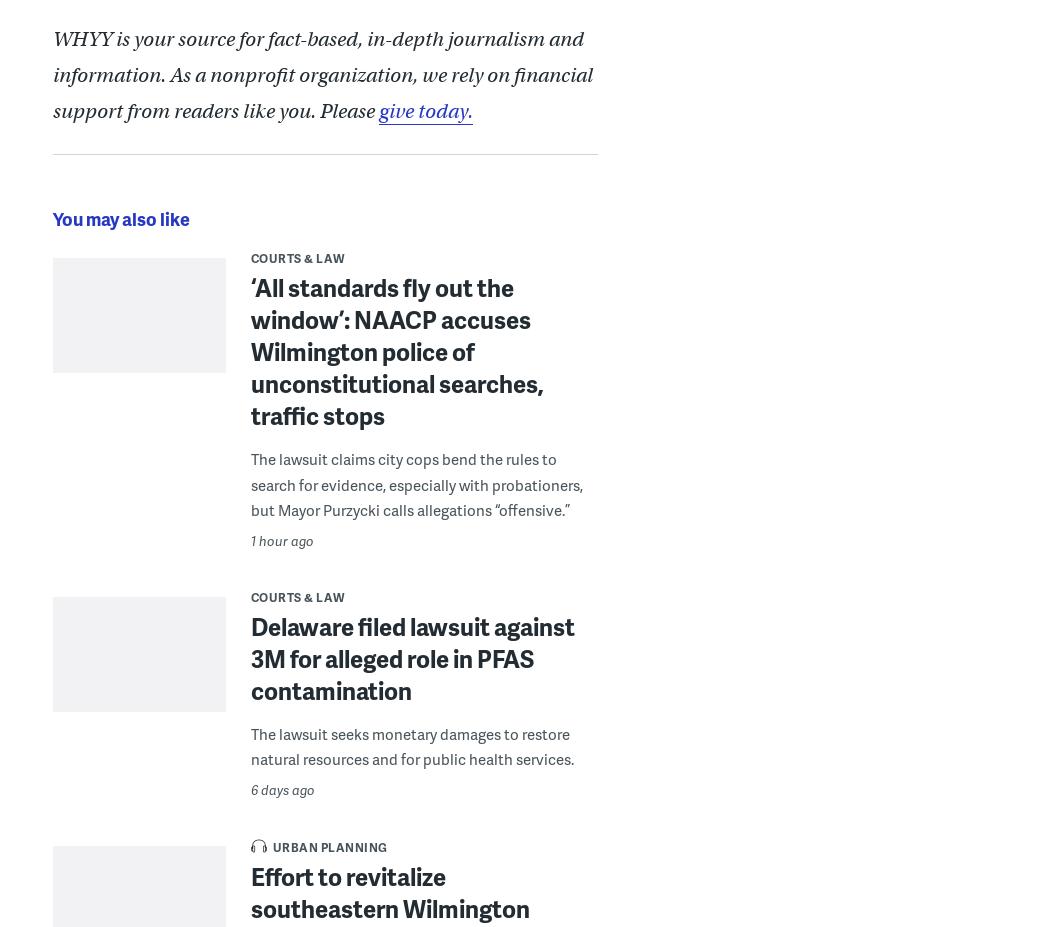 Image resolution: width=1050 pixels, height=927 pixels. What do you see at coordinates (281, 788) in the screenshot?
I see `'6 days ago'` at bounding box center [281, 788].